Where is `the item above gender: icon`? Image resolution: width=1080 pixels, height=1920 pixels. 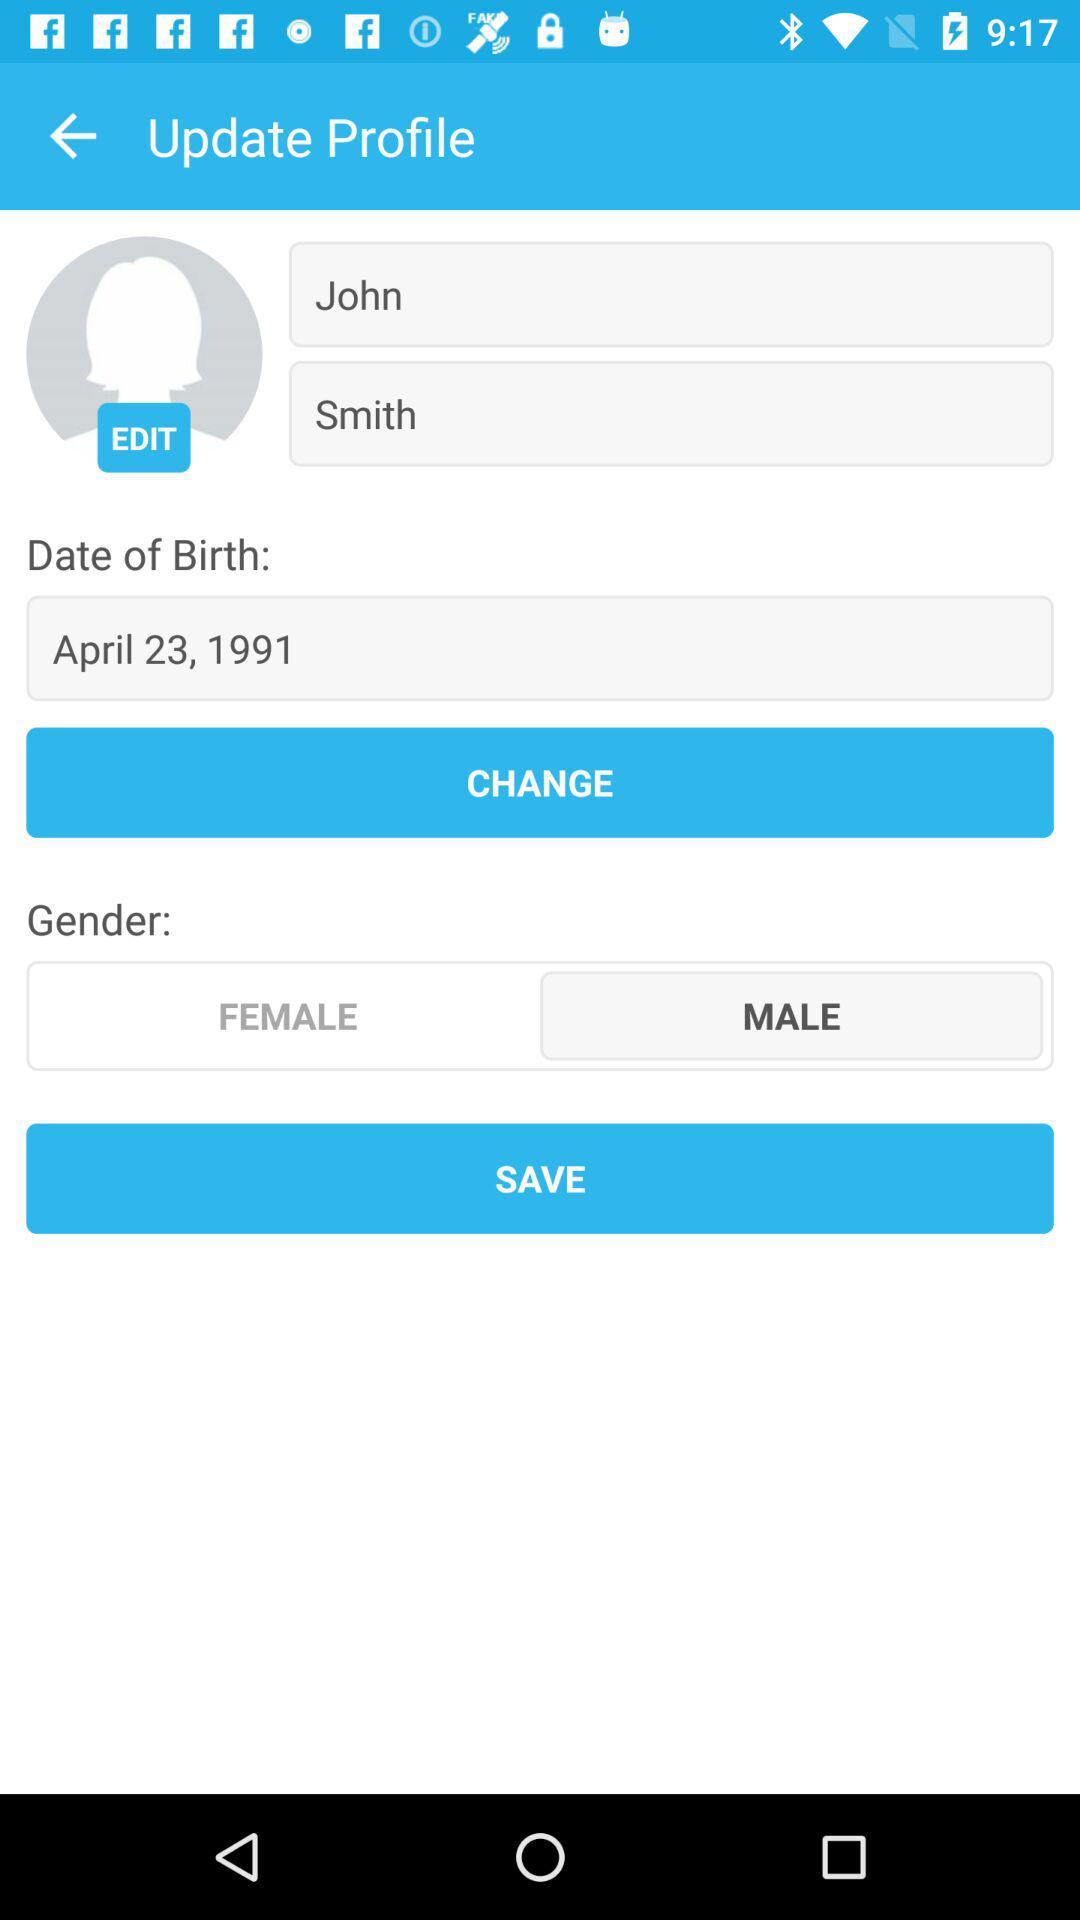 the item above gender: icon is located at coordinates (540, 781).